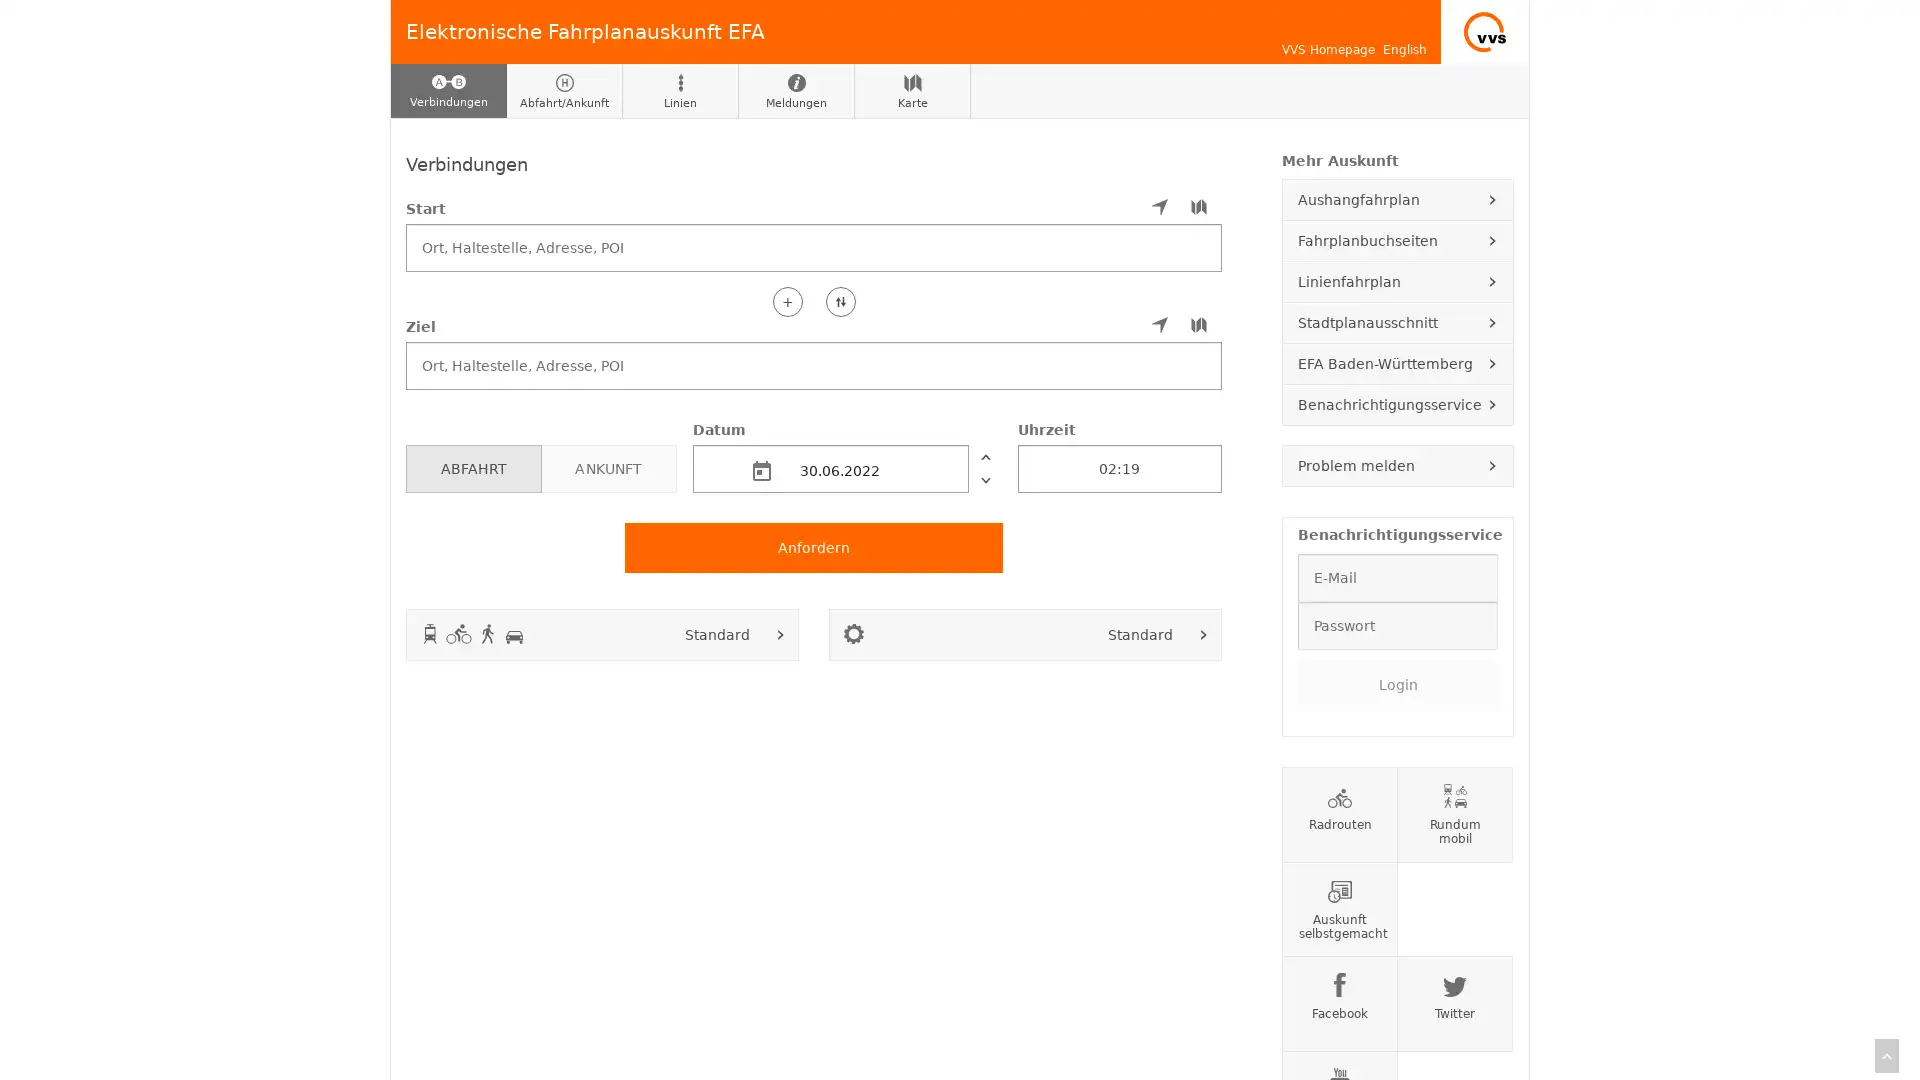  Describe the element at coordinates (564, 91) in the screenshot. I see `Abfahrt/Ankunft` at that location.